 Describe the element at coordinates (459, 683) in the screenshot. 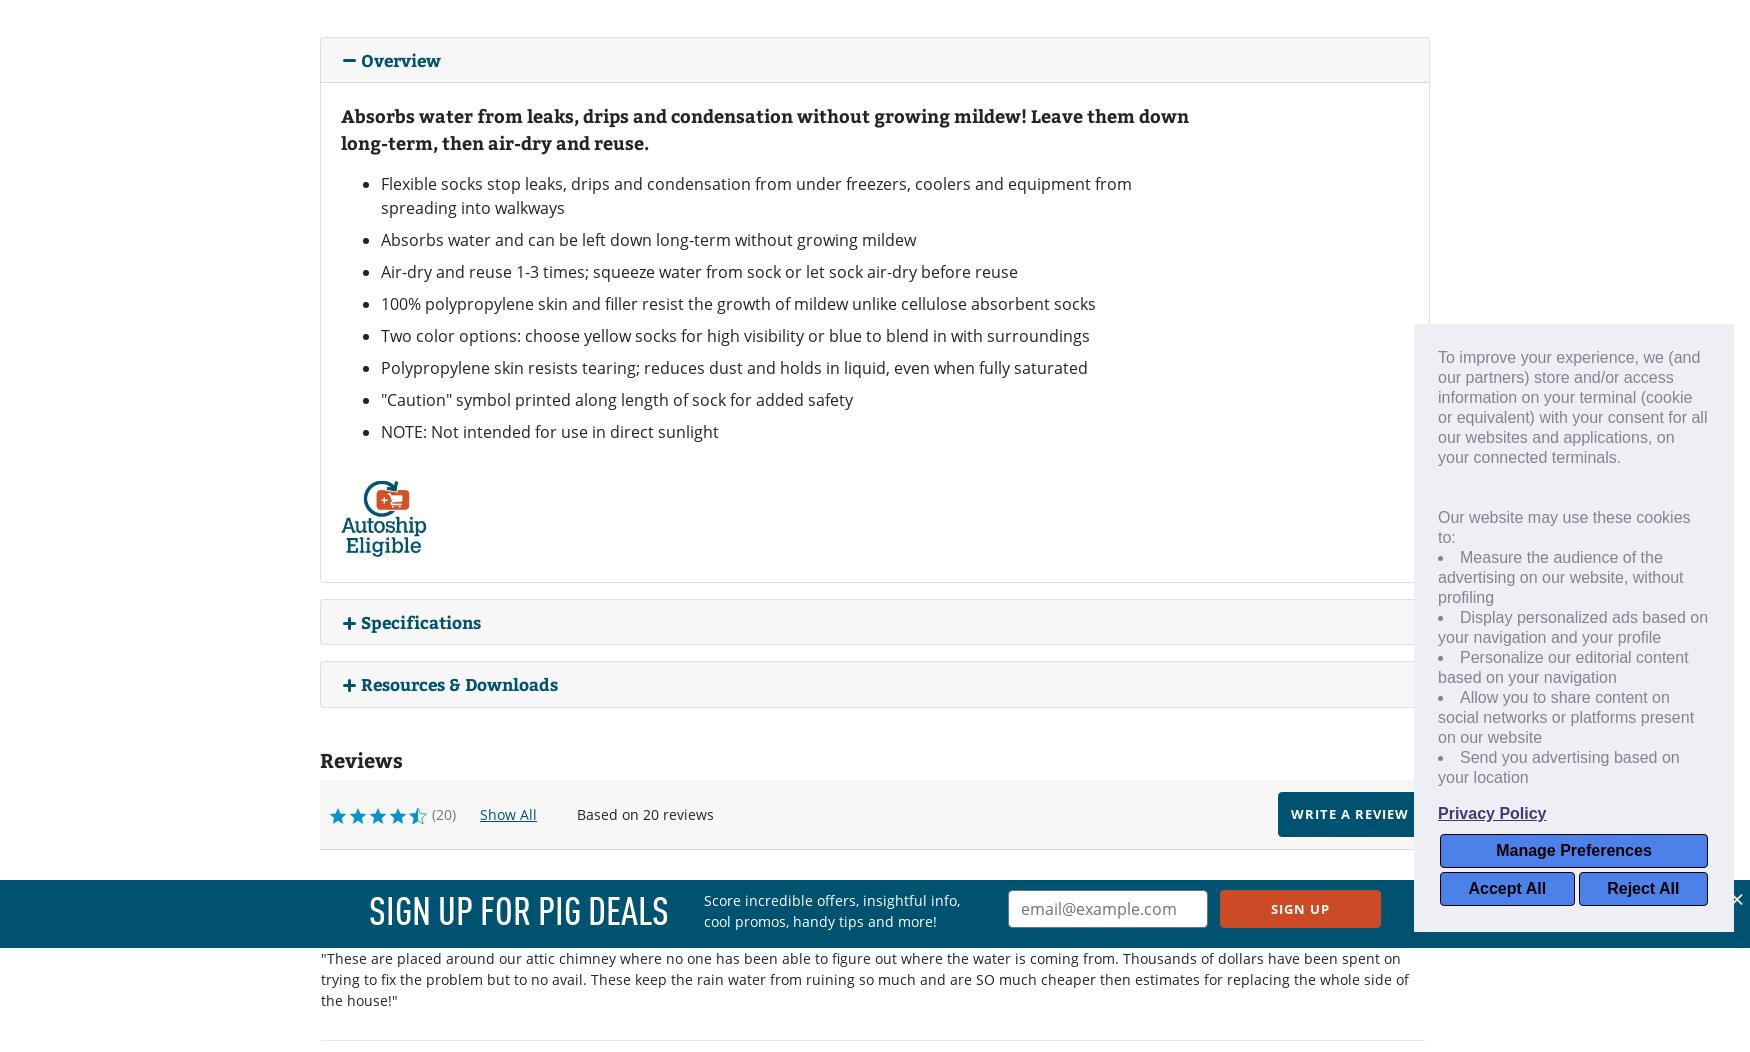

I see `'Resources & Downloads'` at that location.